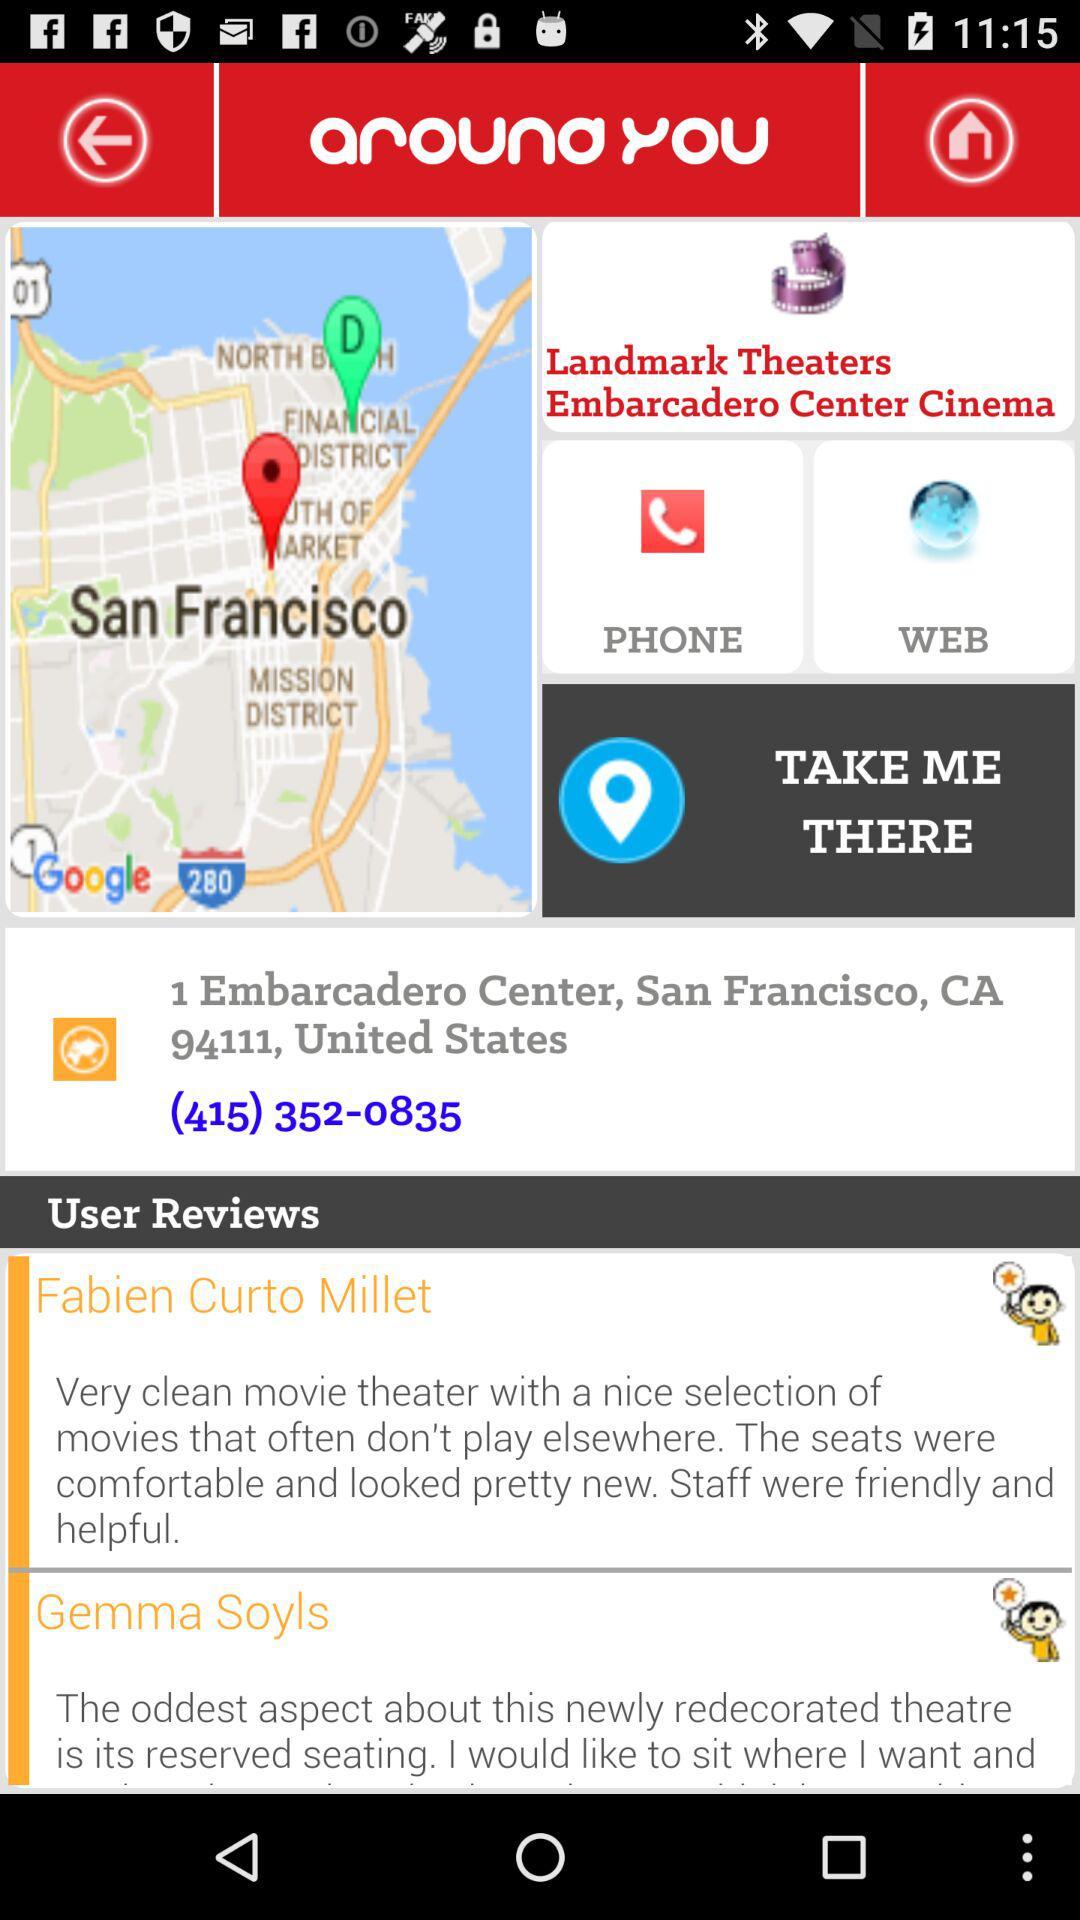 This screenshot has height=1920, width=1080. Describe the element at coordinates (182, 1610) in the screenshot. I see `gemma soyls item` at that location.